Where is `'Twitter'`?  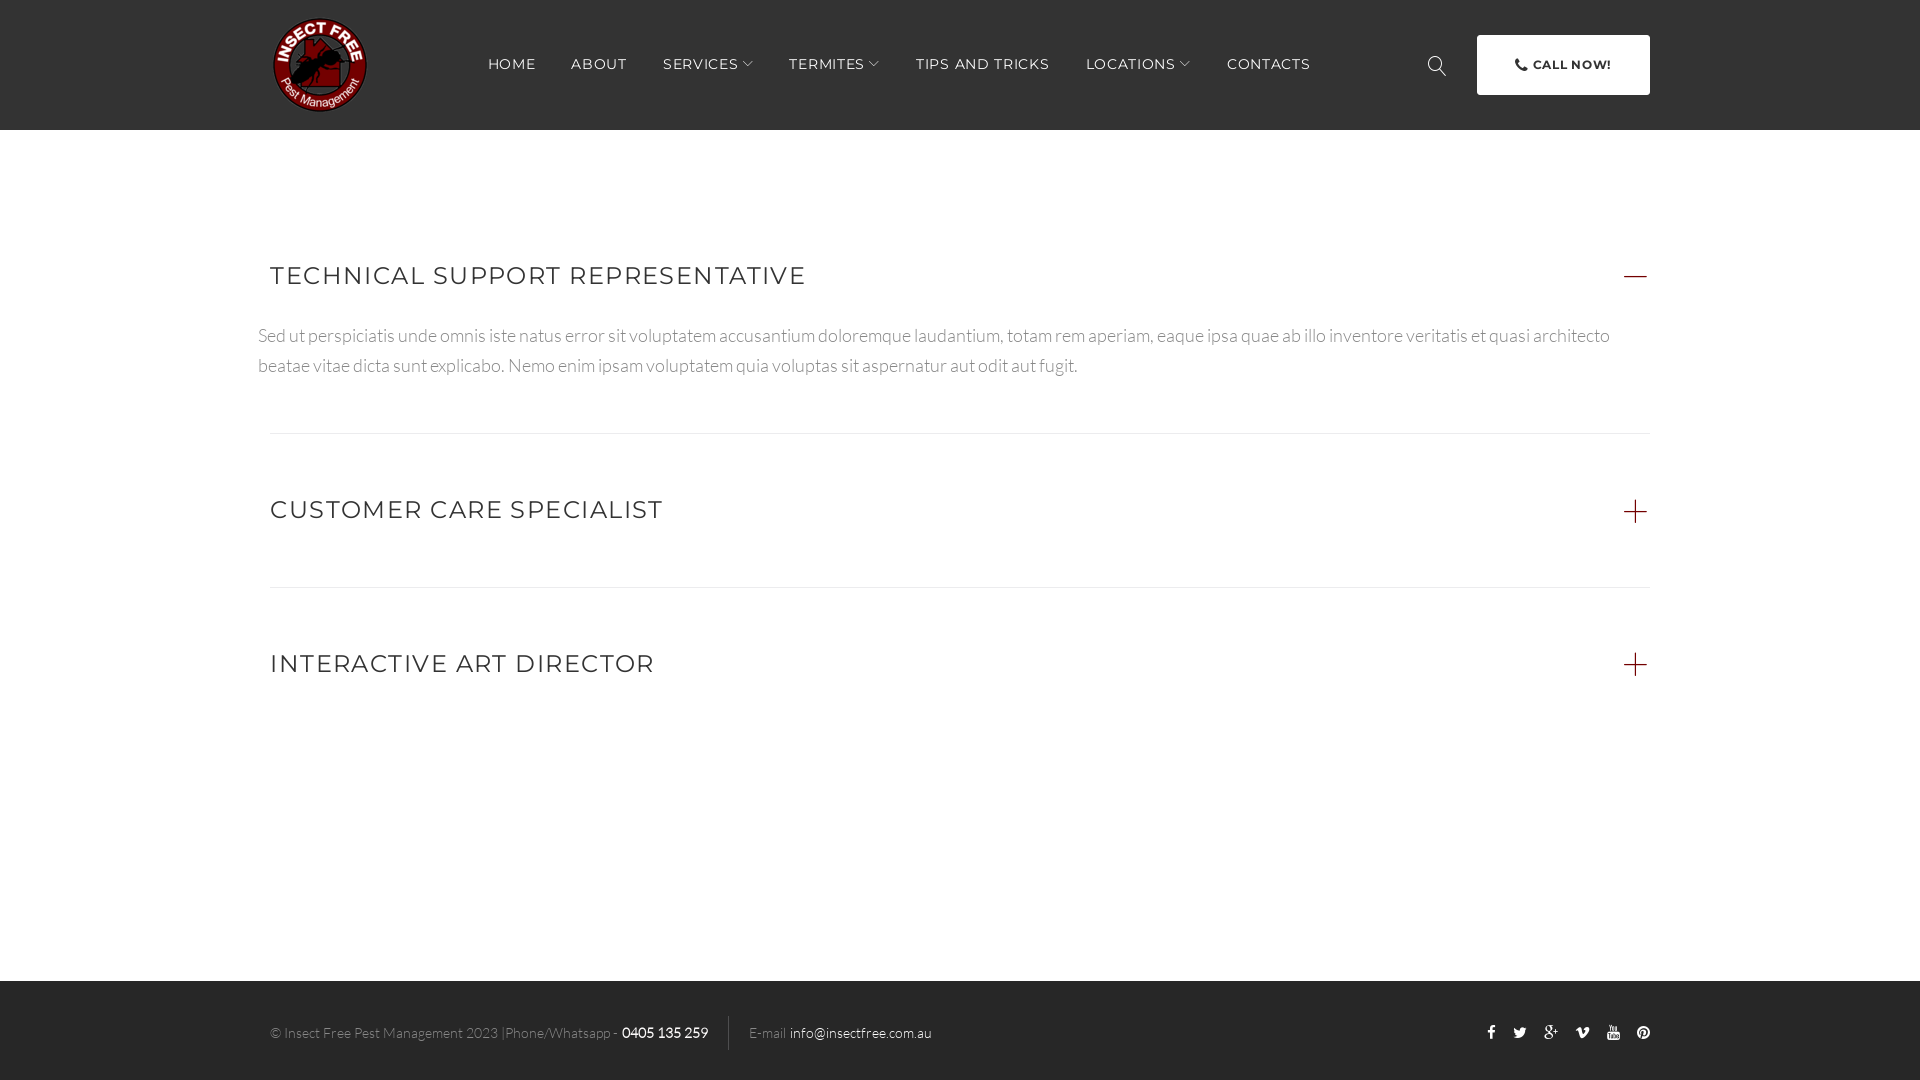
'Twitter' is located at coordinates (1512, 1033).